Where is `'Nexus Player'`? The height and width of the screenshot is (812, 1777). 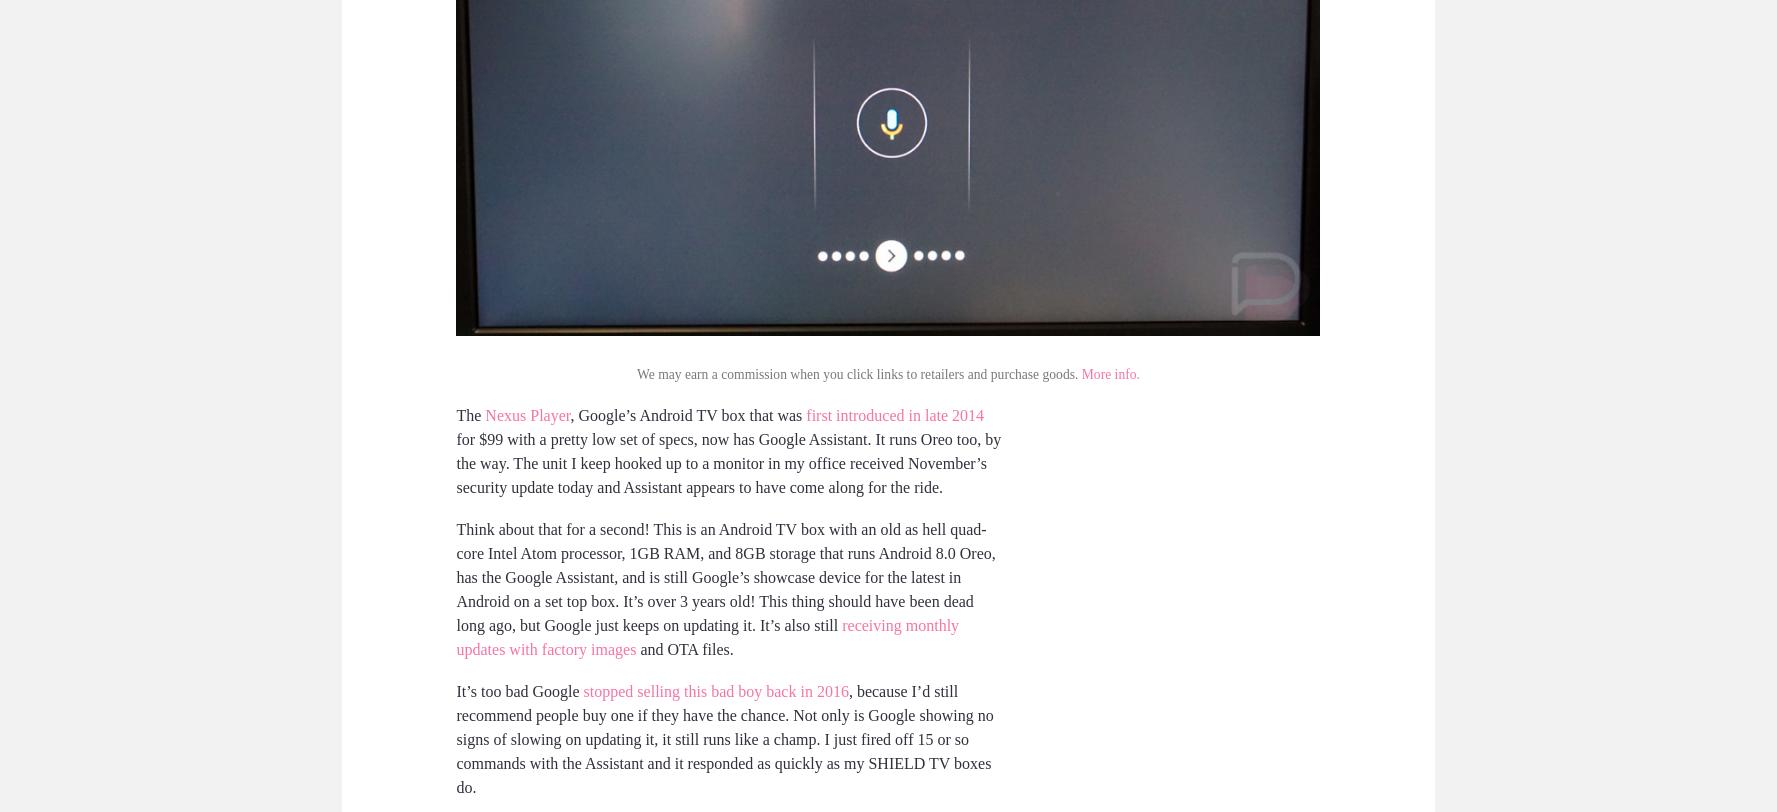
'Nexus Player' is located at coordinates (484, 414).